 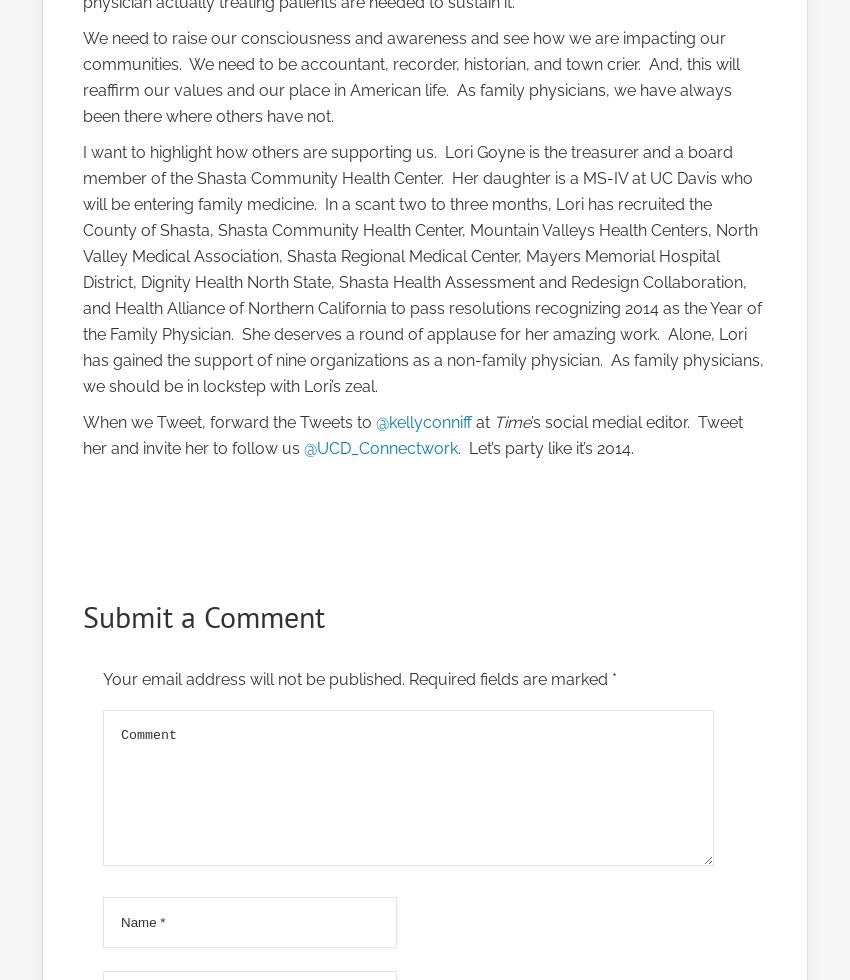 What do you see at coordinates (423, 269) in the screenshot?
I see `'I want to highlight how others are supporting us.  Lori Goyne is the treasurer and a board member of the Shasta Community Health Center.  Her daughter is a MS-IV at UC Davis who will be entering family medicine.  In a scant two to three months, Lori has recruited the County of Shasta, Shasta Community Health Center, Mountain Valleys Health Centers, North Valley Medical Association, Shasta Regional Medical Center, Mayers Memorial Hospital District, Dignity Health North State, Shasta Health Assessment and Redesign Collaboration, and Health Alliance of Northern California to pass resolutions recognizing 2014 as the Year of the Family Physician.  She deserves a round of applause for her amazing work.  Alone, Lori has gained the support of nine organizations as a non-family physician.  As family physicians, we should be in lockstep with Lori’s zeal.'` at bounding box center [423, 269].